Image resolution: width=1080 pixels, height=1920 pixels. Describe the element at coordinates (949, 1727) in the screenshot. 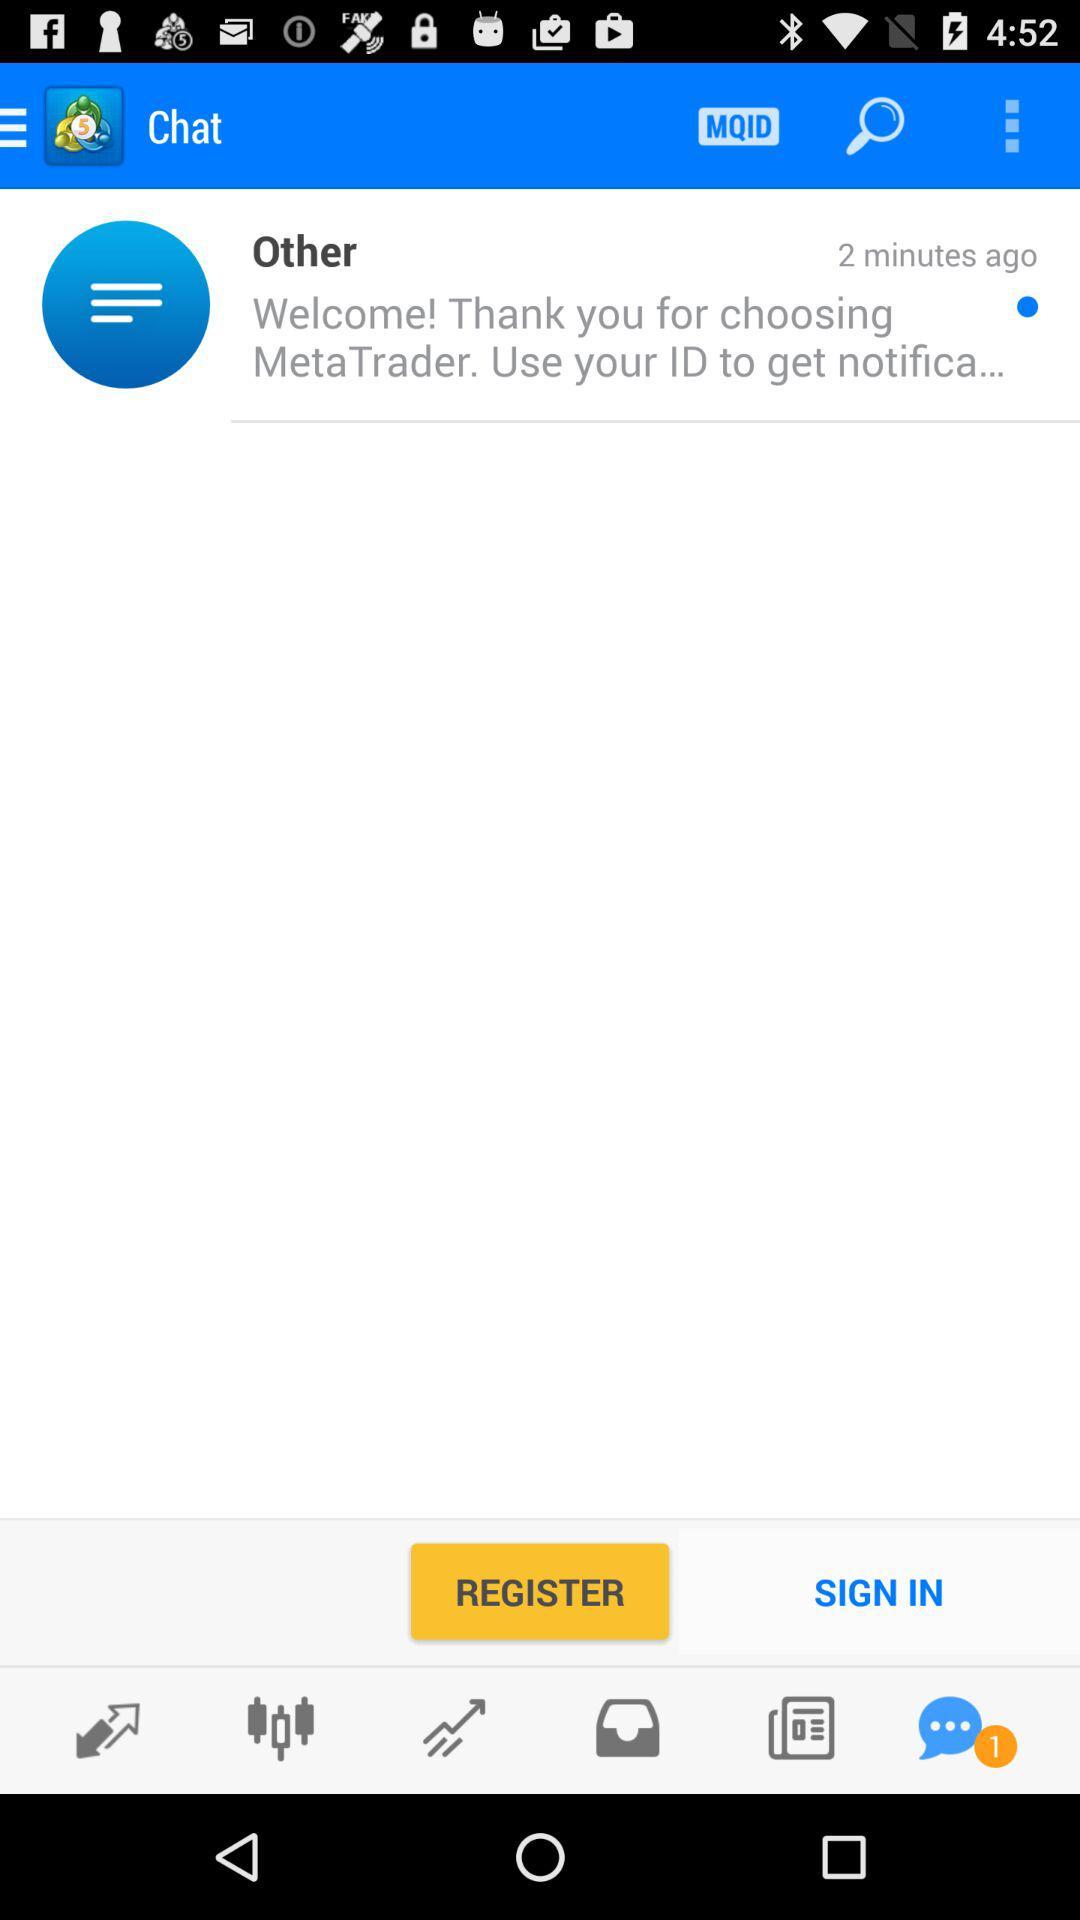

I see `messages` at that location.